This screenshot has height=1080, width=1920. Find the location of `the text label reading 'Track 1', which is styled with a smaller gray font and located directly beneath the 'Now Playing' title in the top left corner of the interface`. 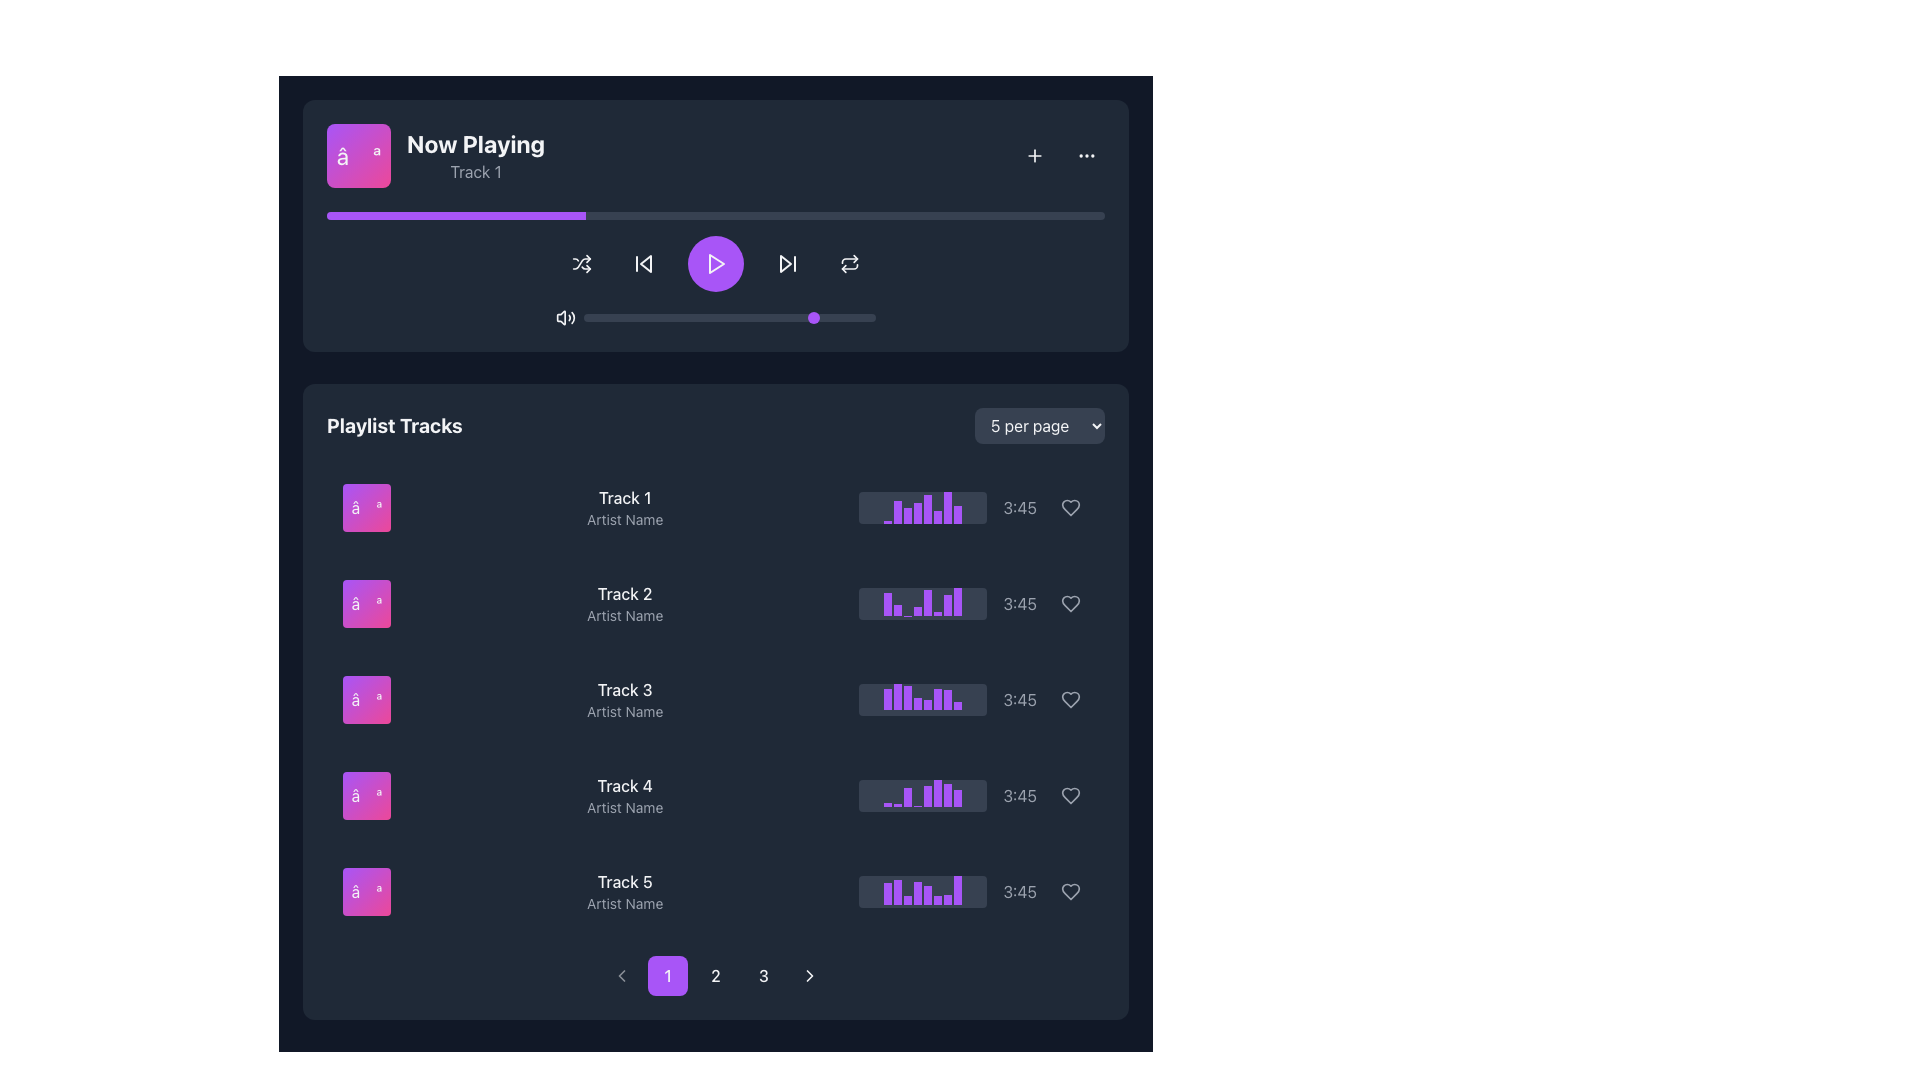

the text label reading 'Track 1', which is styled with a smaller gray font and located directly beneath the 'Now Playing' title in the top left corner of the interface is located at coordinates (474, 171).